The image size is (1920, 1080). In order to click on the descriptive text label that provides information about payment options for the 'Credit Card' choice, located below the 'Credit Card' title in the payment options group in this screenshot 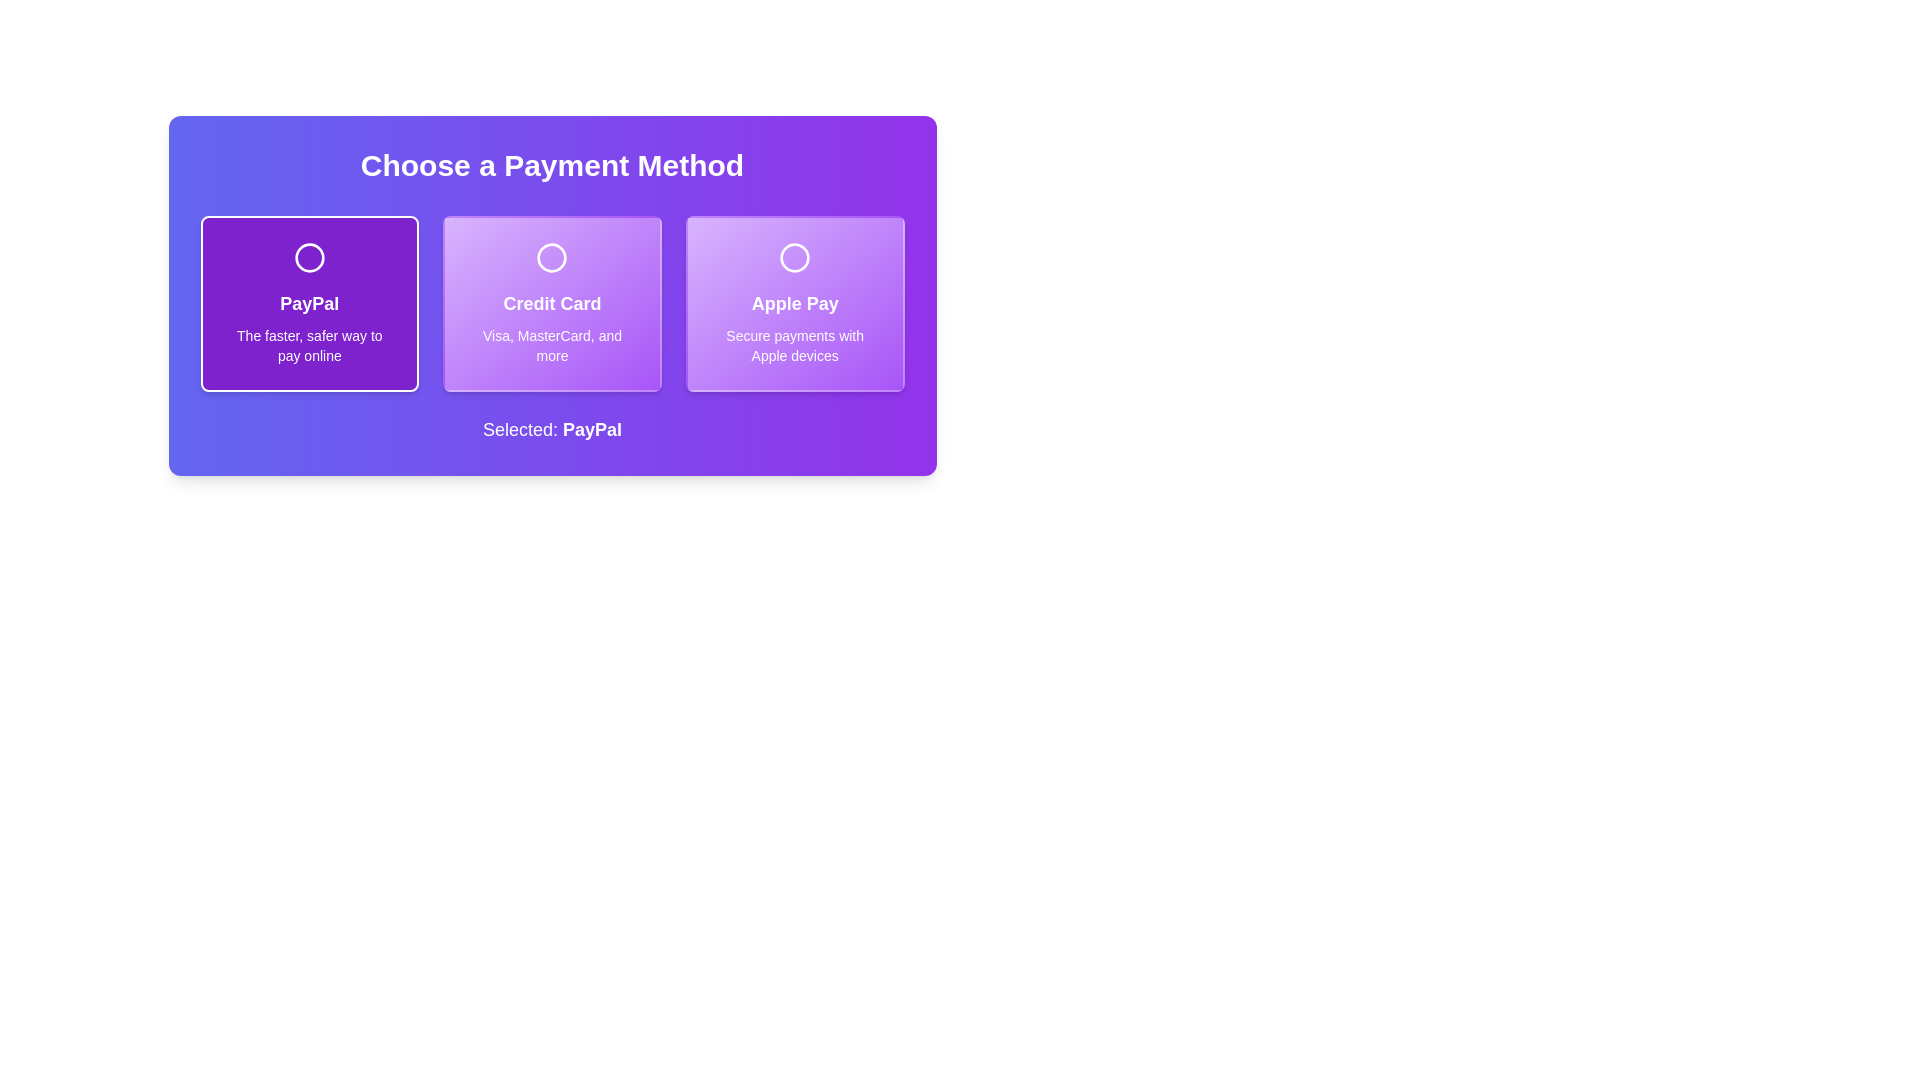, I will do `click(552, 345)`.